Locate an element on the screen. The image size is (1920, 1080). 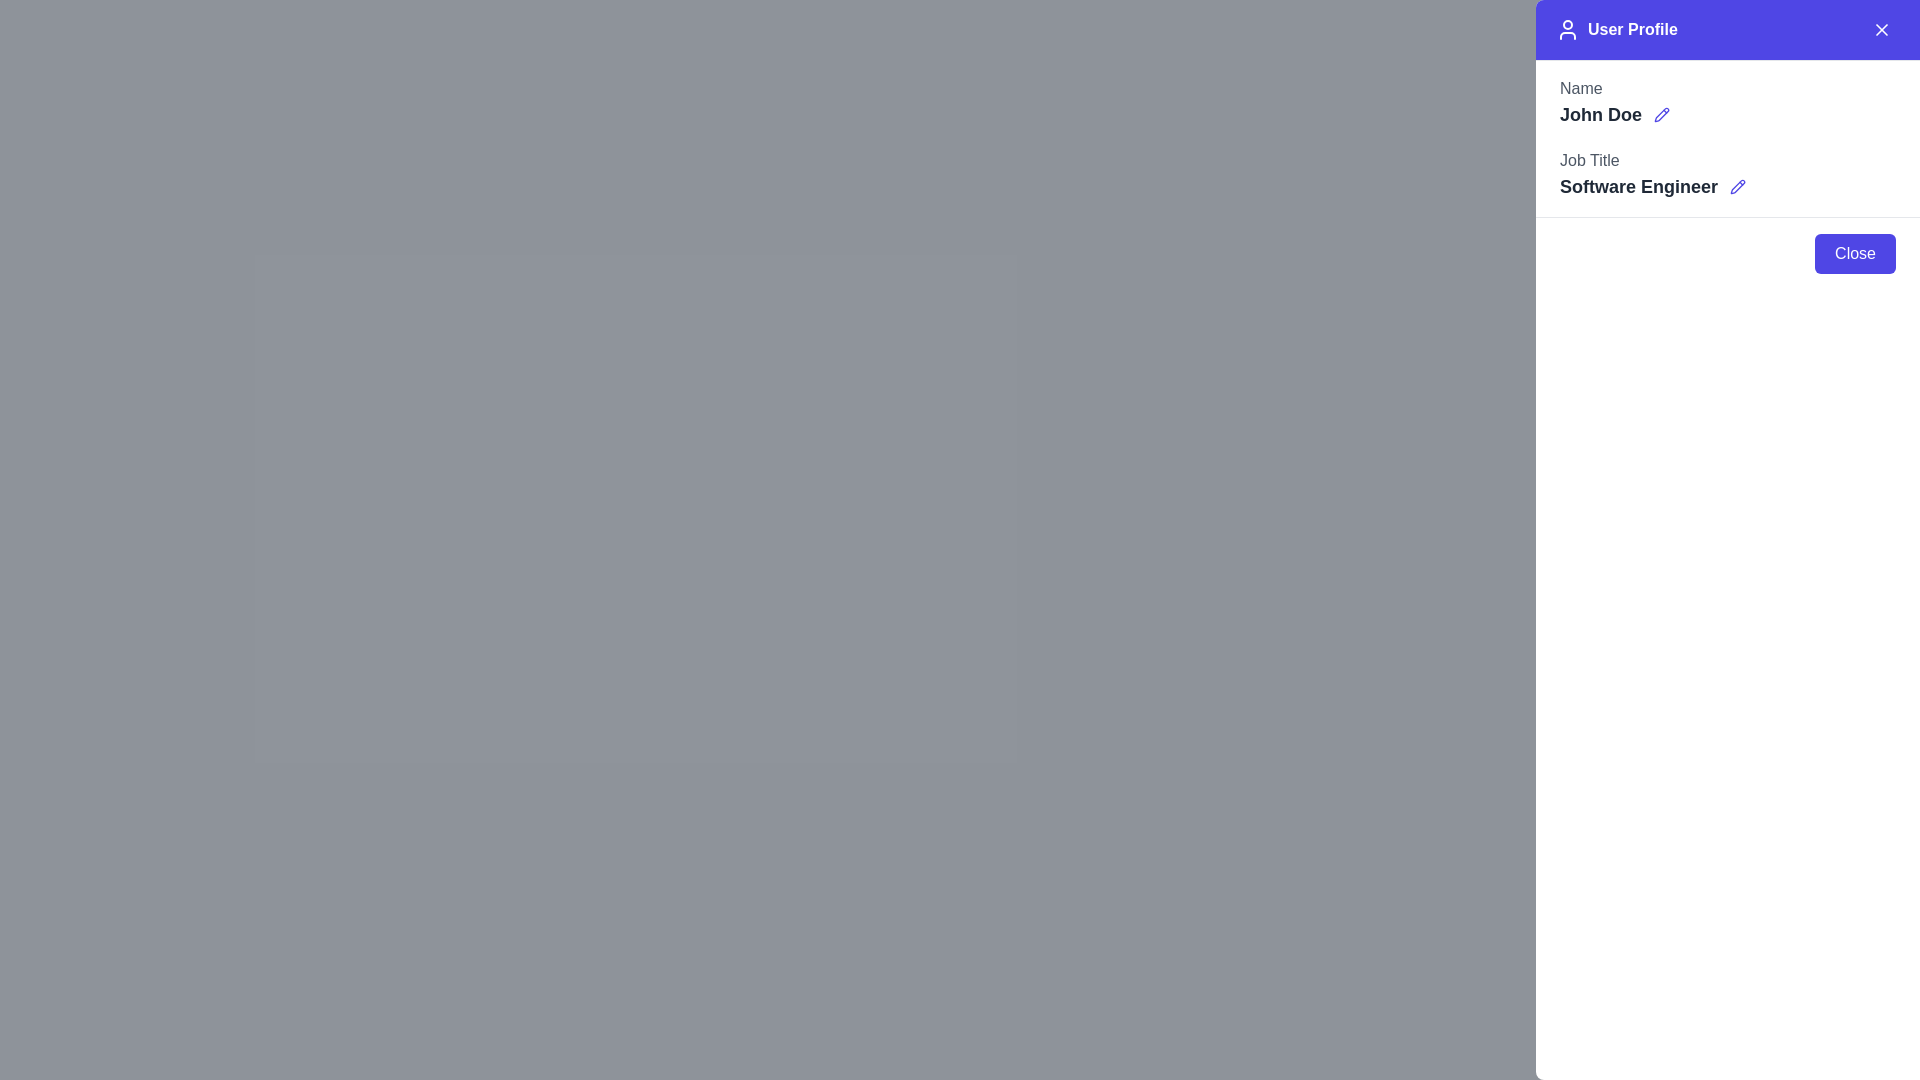
the 'User Profile' text label, which is a bold text element positioned within the purple header section, located near the top-right corner of the interface, next to the user icon and close button is located at coordinates (1632, 30).